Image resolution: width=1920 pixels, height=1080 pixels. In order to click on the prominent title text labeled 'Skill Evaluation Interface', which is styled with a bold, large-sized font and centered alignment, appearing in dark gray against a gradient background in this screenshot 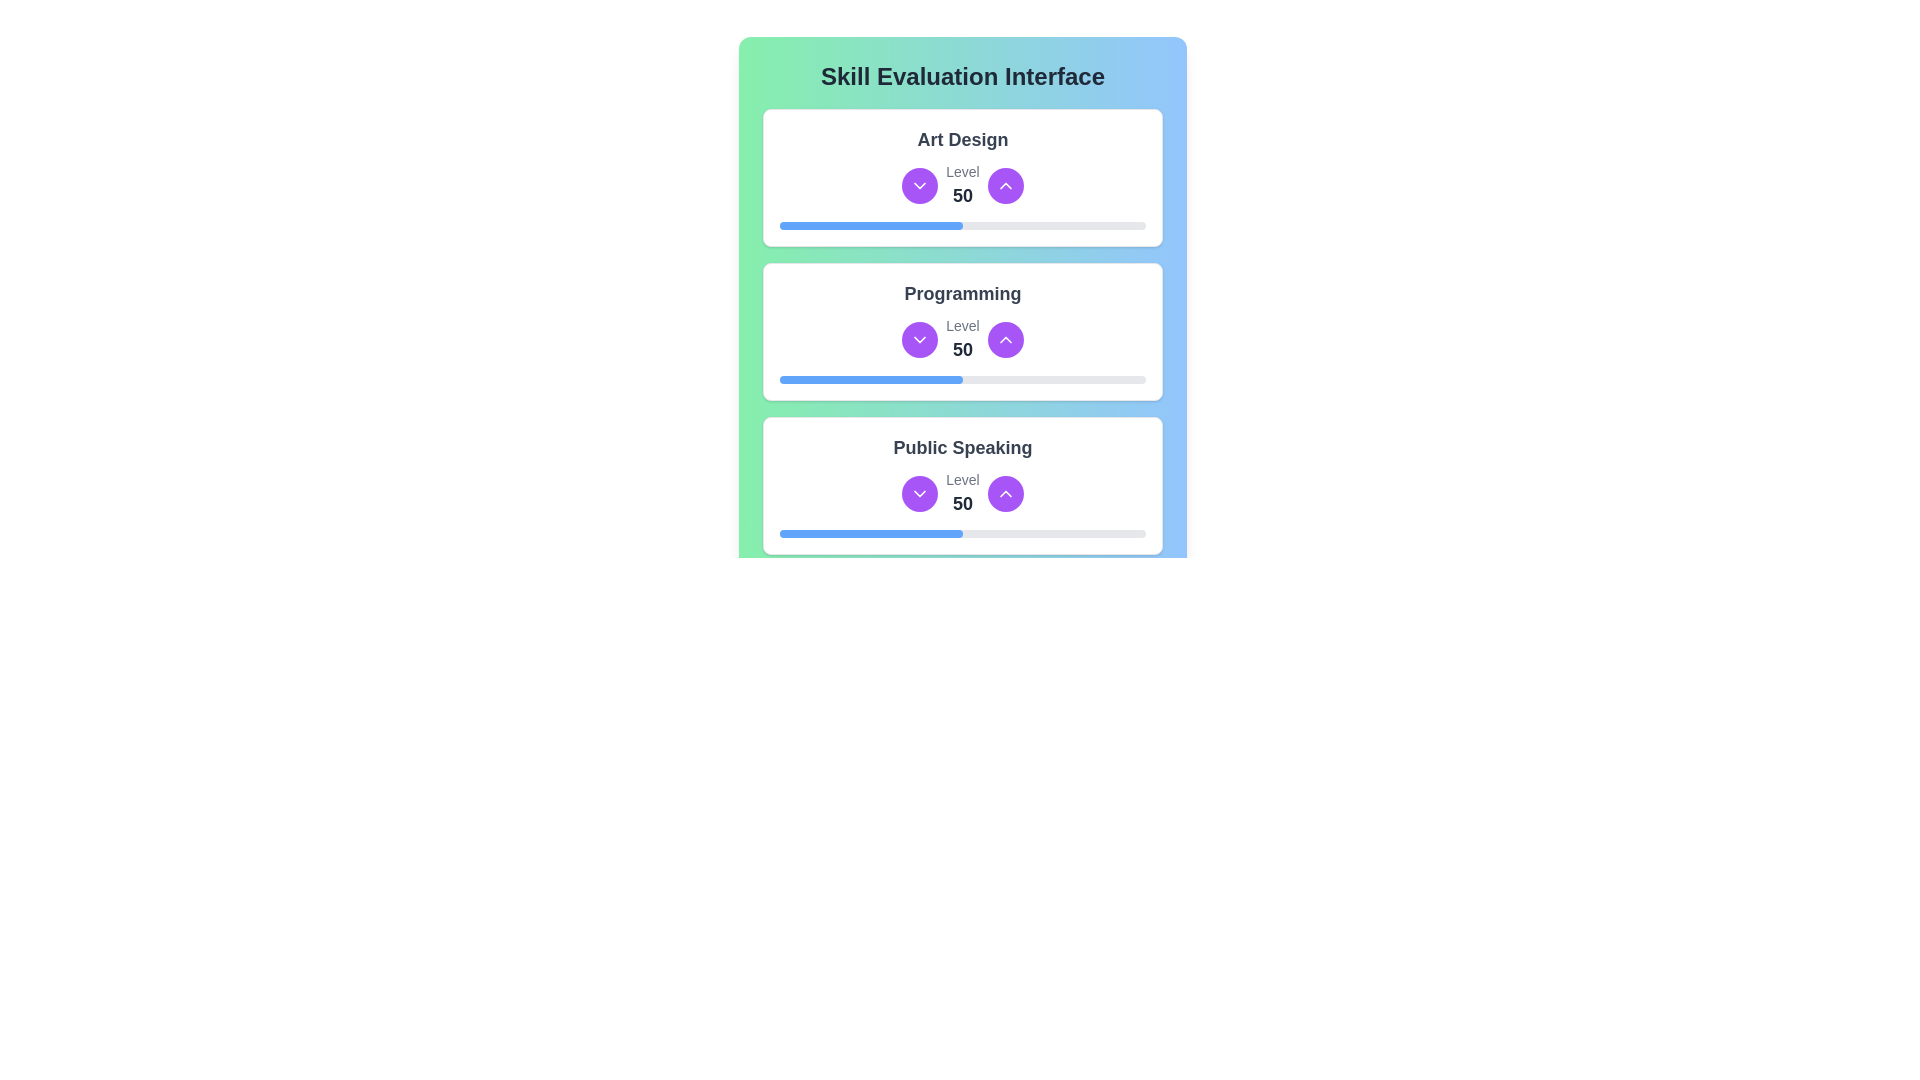, I will do `click(963, 76)`.